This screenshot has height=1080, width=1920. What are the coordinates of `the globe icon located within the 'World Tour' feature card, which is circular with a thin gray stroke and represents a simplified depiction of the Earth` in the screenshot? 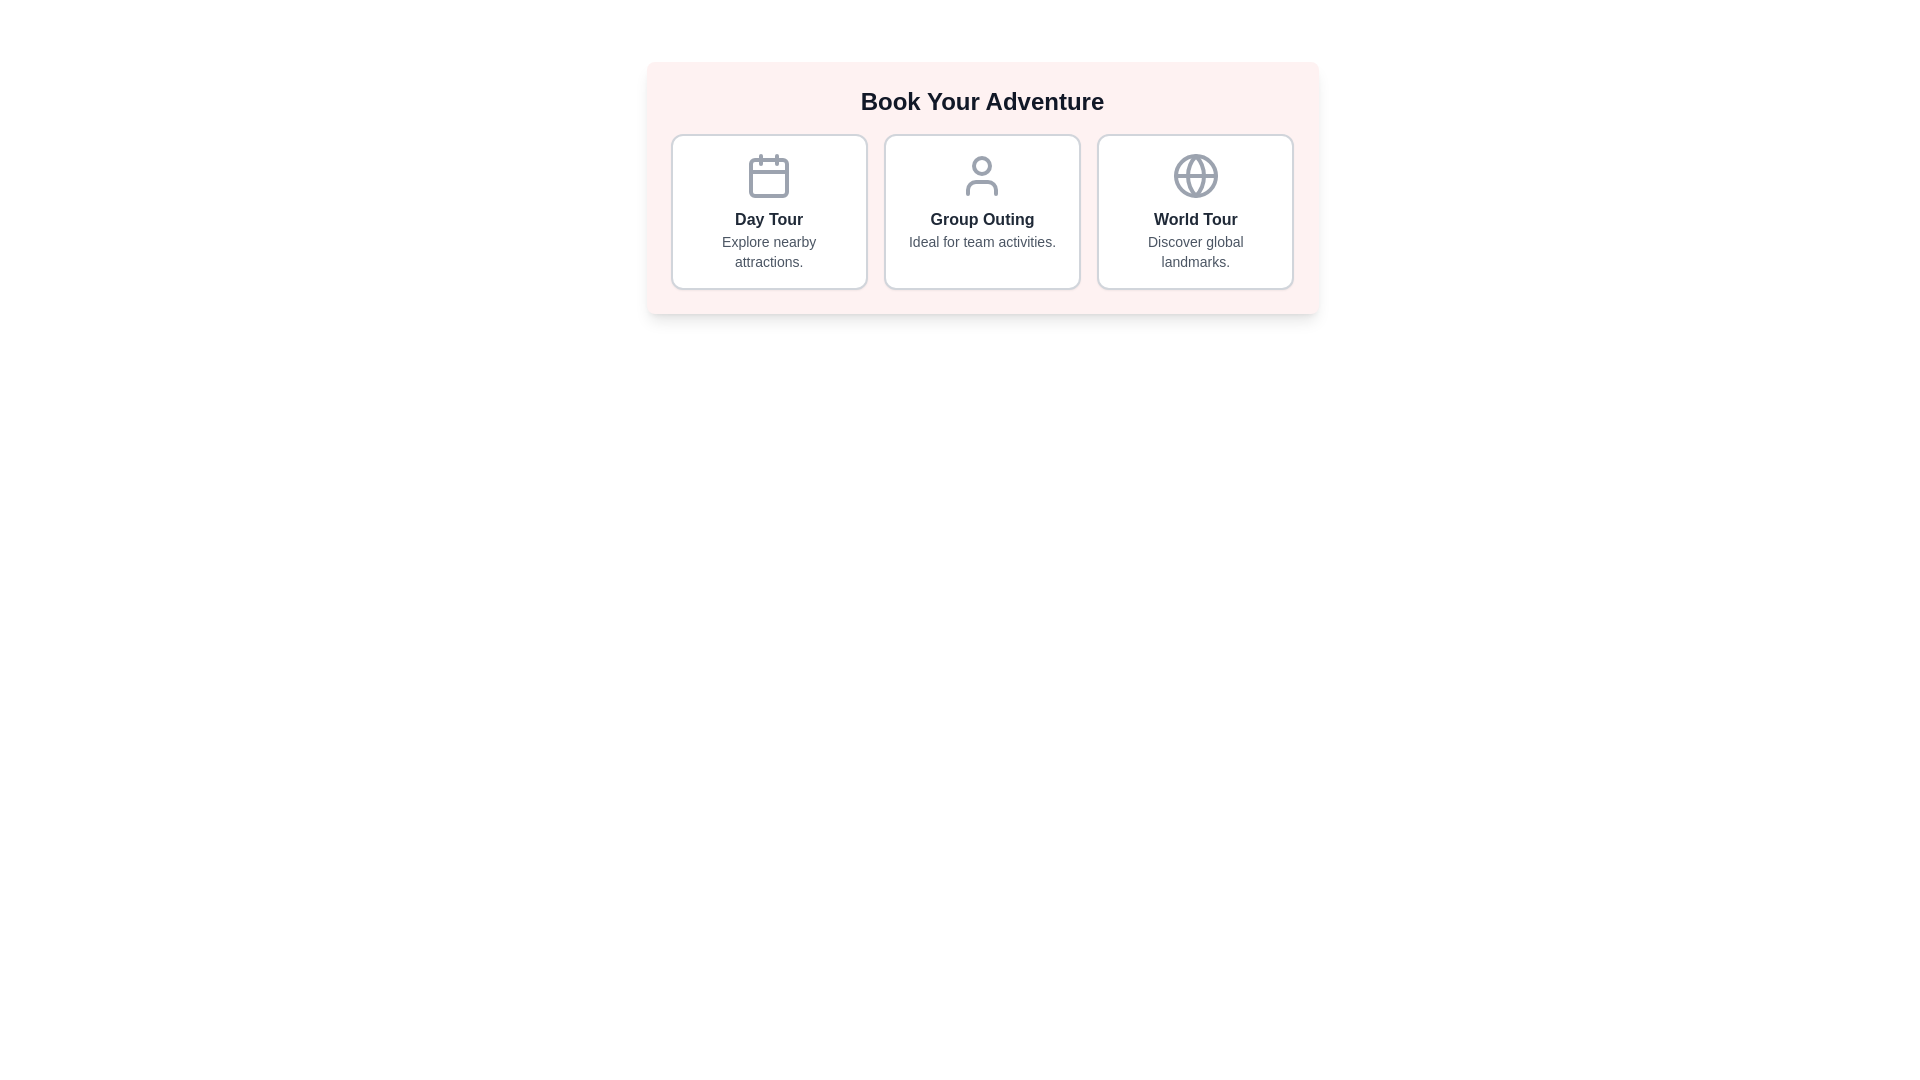 It's located at (1195, 175).